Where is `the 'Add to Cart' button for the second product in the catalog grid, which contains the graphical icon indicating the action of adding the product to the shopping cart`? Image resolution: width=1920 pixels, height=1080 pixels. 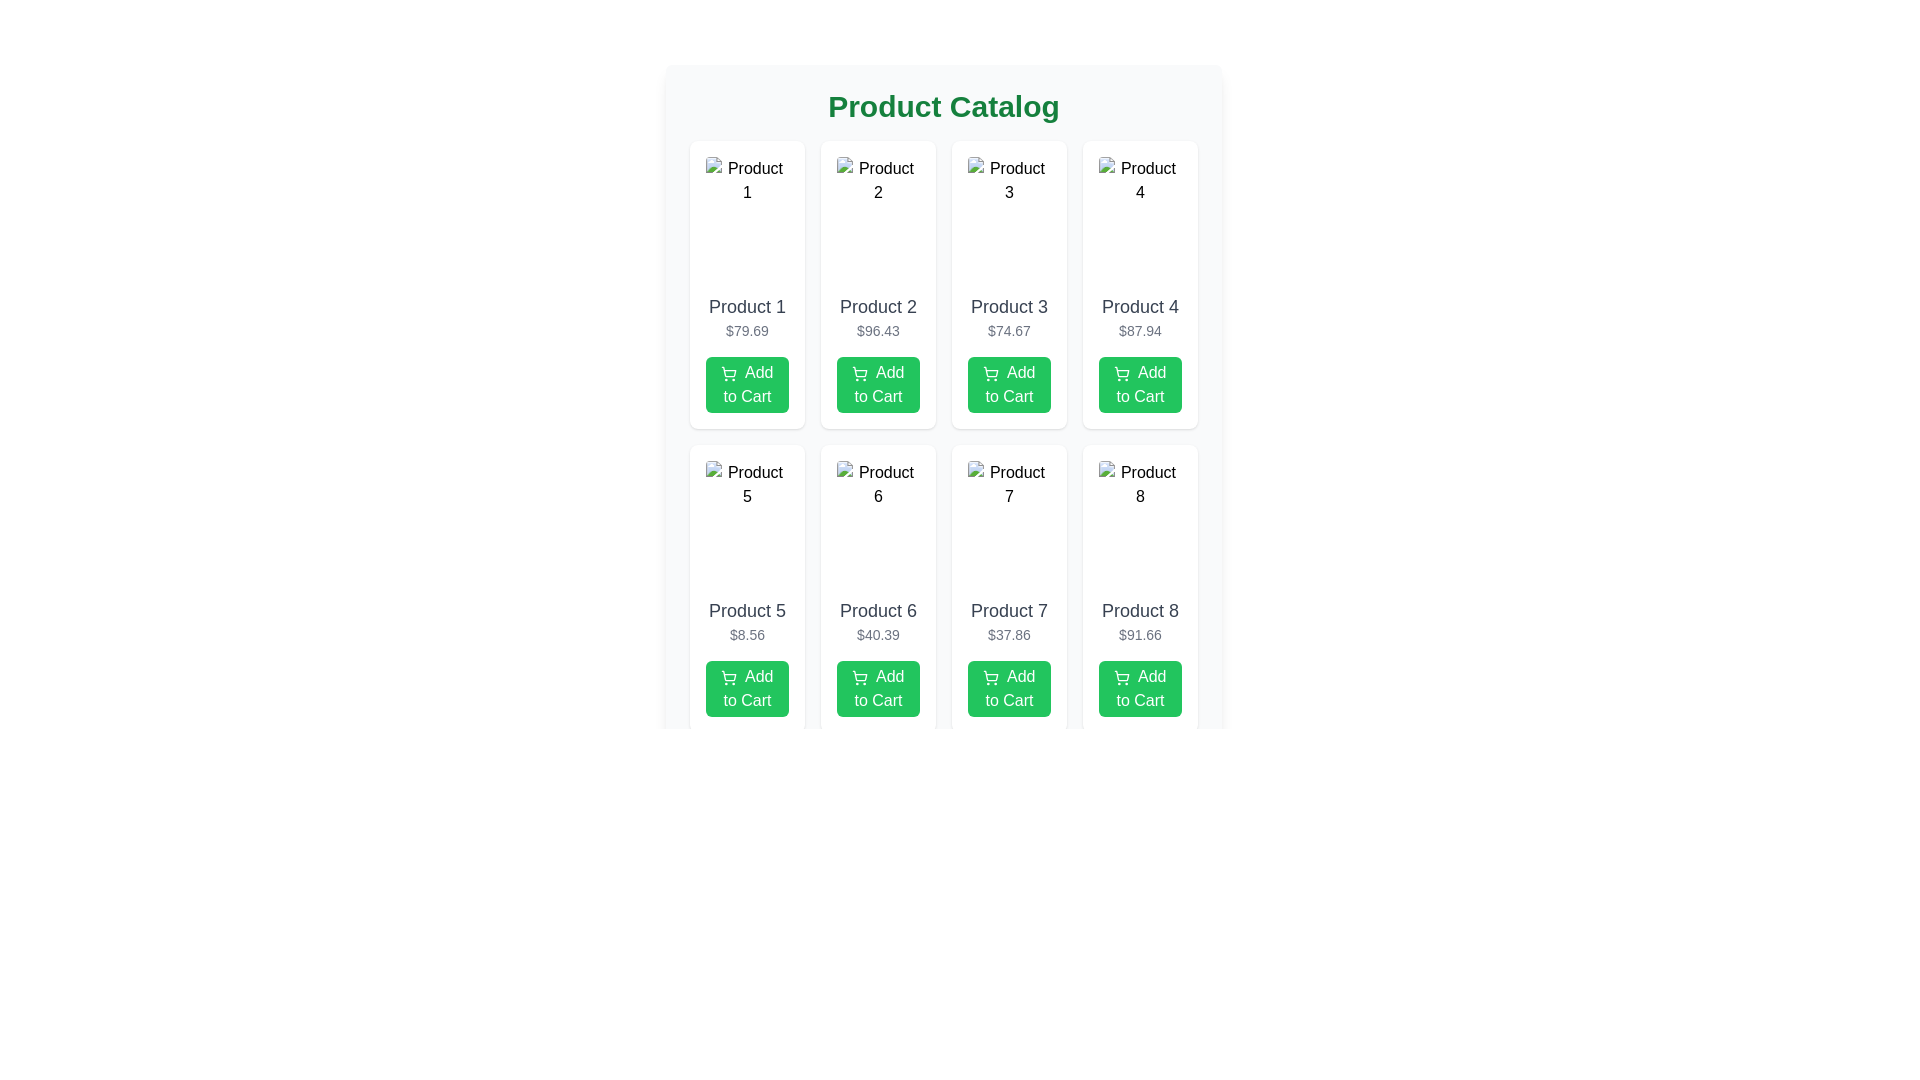
the 'Add to Cart' button for the second product in the catalog grid, which contains the graphical icon indicating the action of adding the product to the shopping cart is located at coordinates (860, 373).